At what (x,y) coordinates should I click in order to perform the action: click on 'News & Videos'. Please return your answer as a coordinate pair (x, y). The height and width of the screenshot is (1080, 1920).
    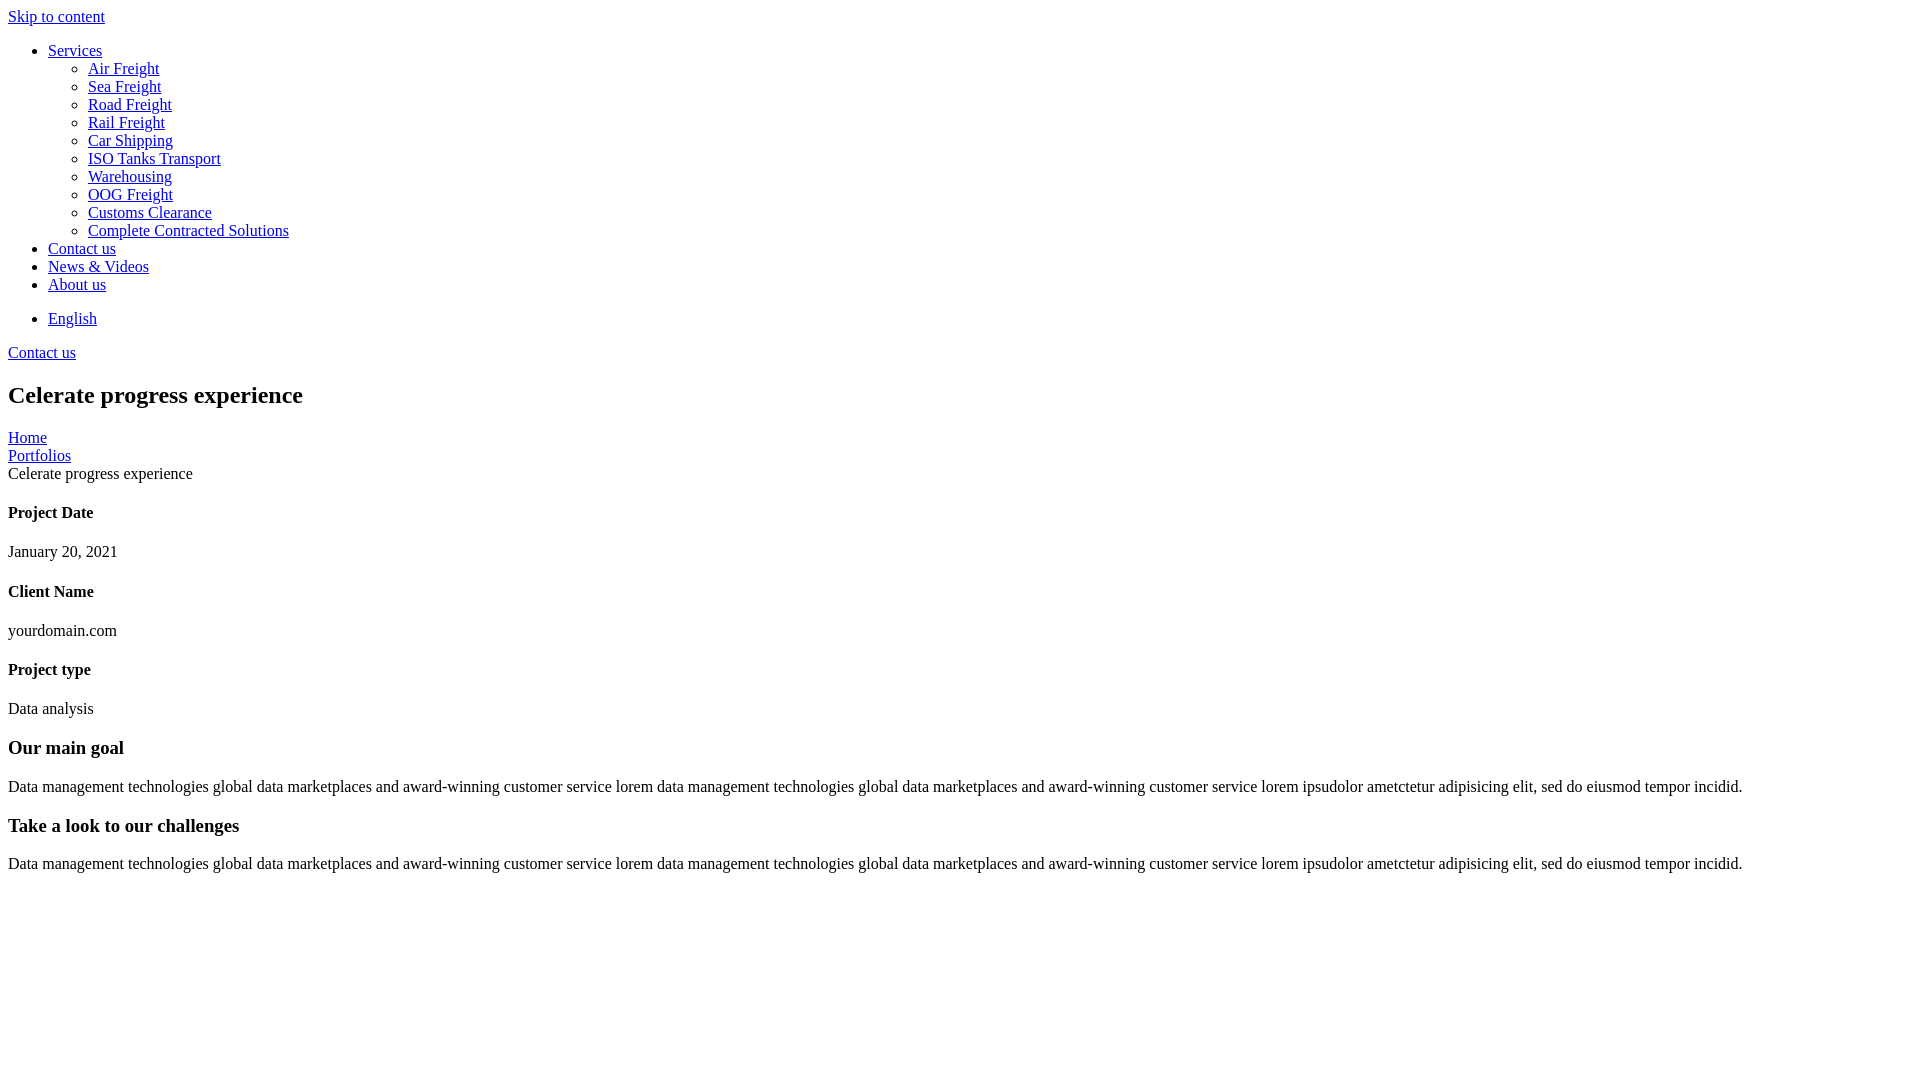
    Looking at the image, I should click on (979, 265).